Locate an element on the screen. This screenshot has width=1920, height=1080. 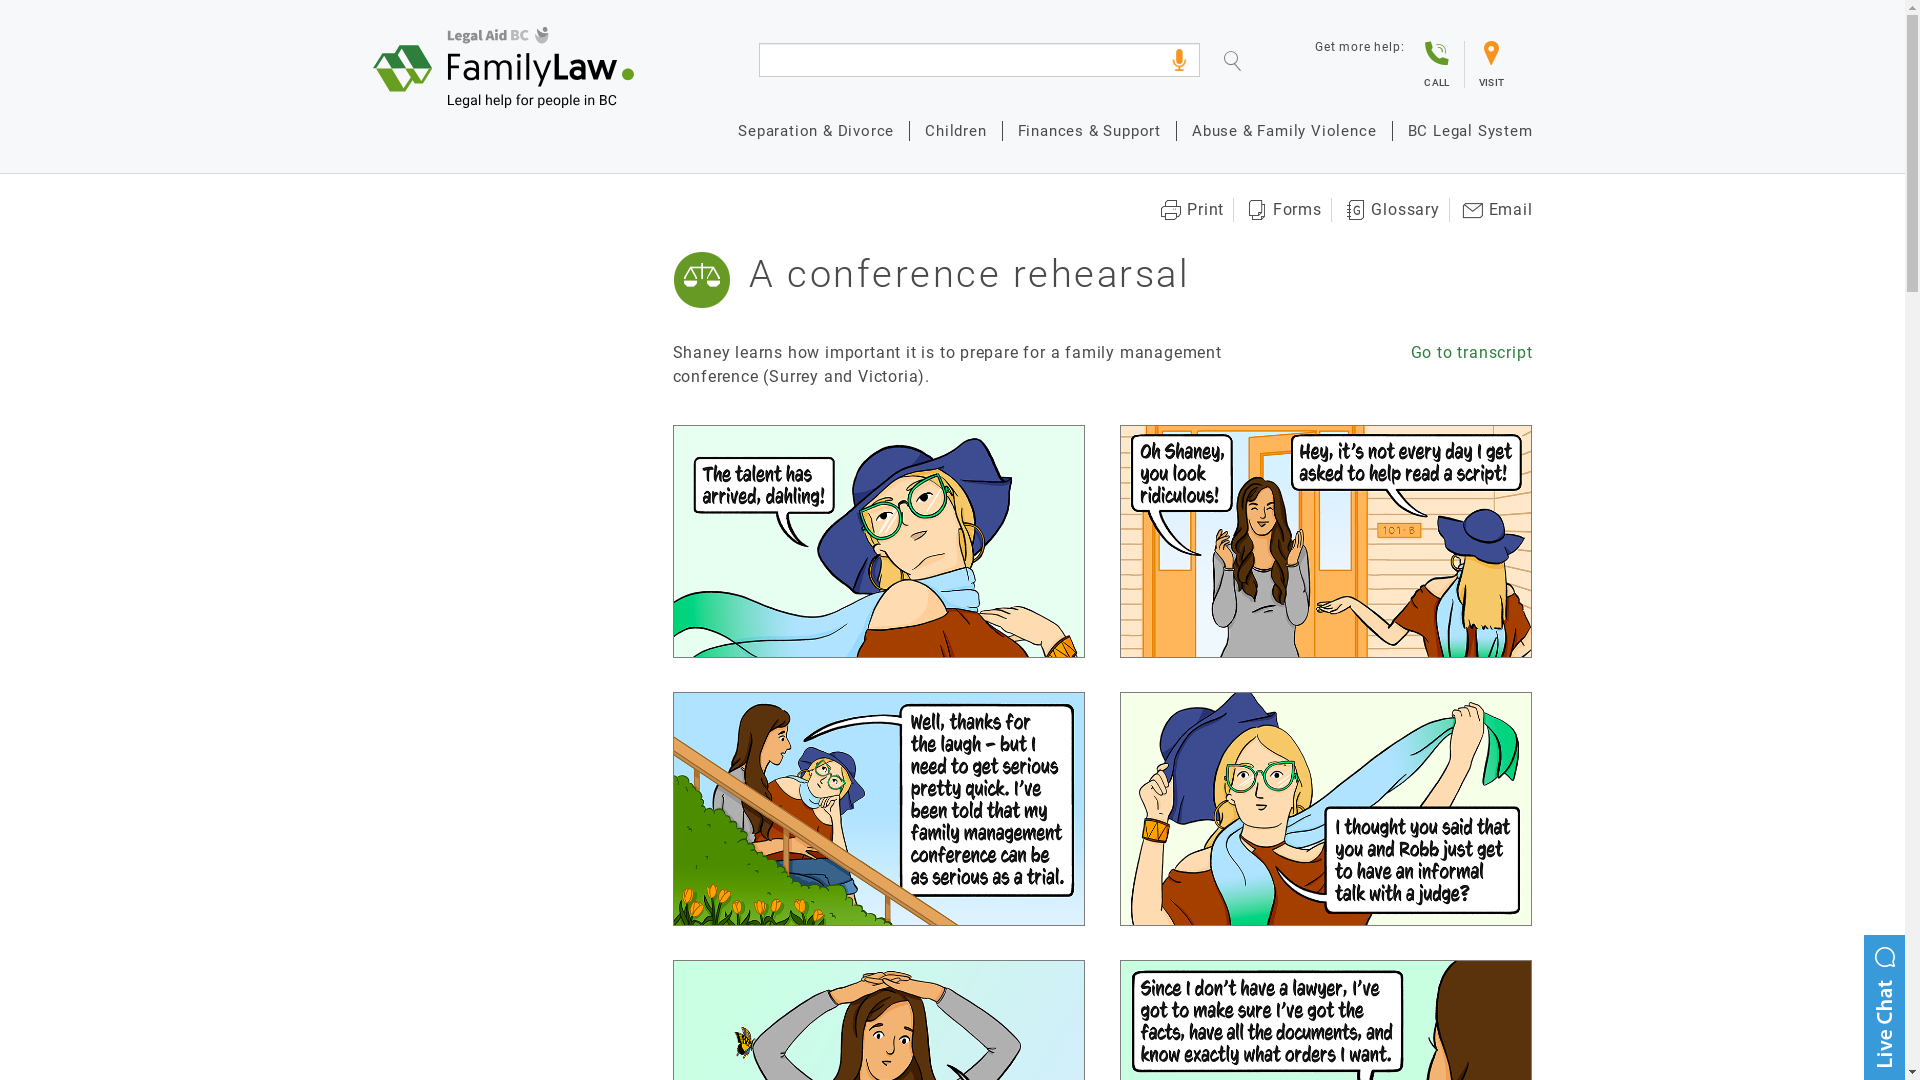
'CALL' is located at coordinates (1435, 62).